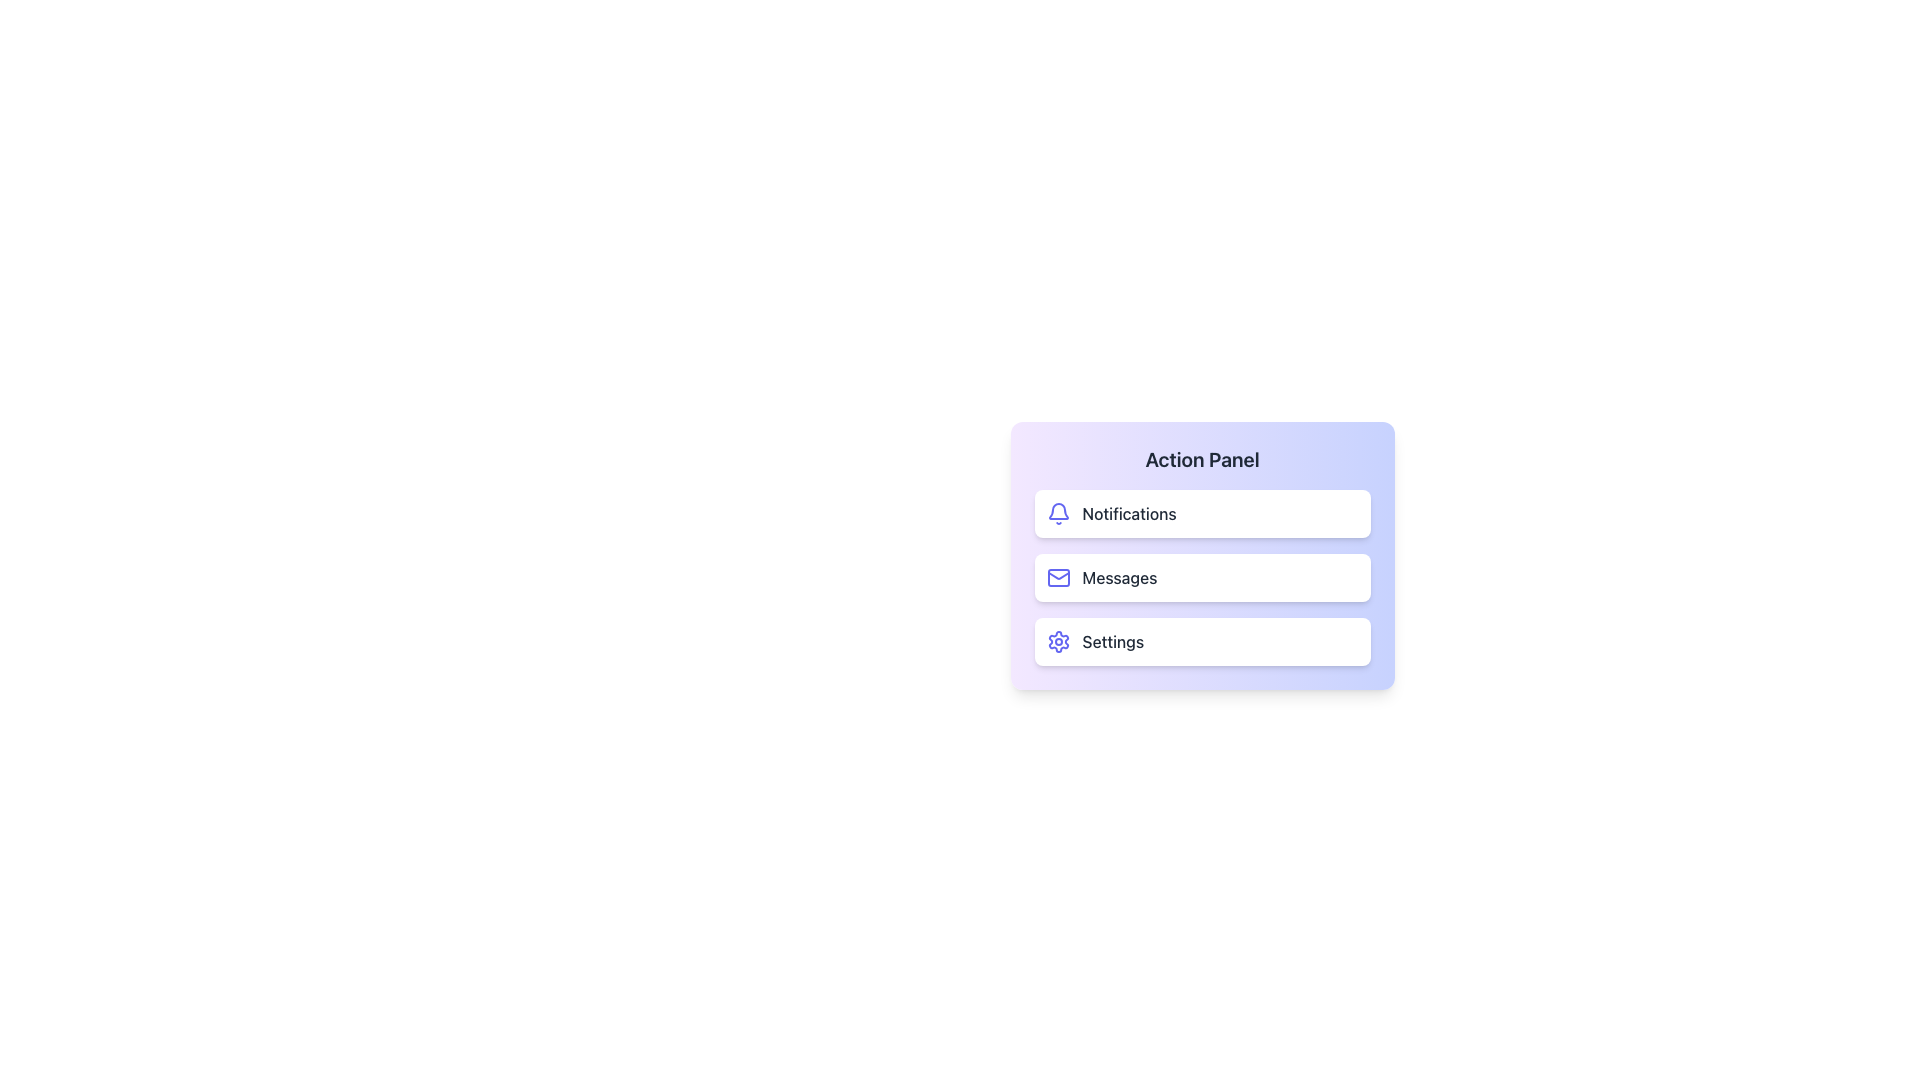 Image resolution: width=1920 pixels, height=1080 pixels. What do you see at coordinates (1057, 575) in the screenshot?
I see `the decorative mail envelope icon in the 'Messages' option of the action panel, which enhances the visual representation of the option` at bounding box center [1057, 575].